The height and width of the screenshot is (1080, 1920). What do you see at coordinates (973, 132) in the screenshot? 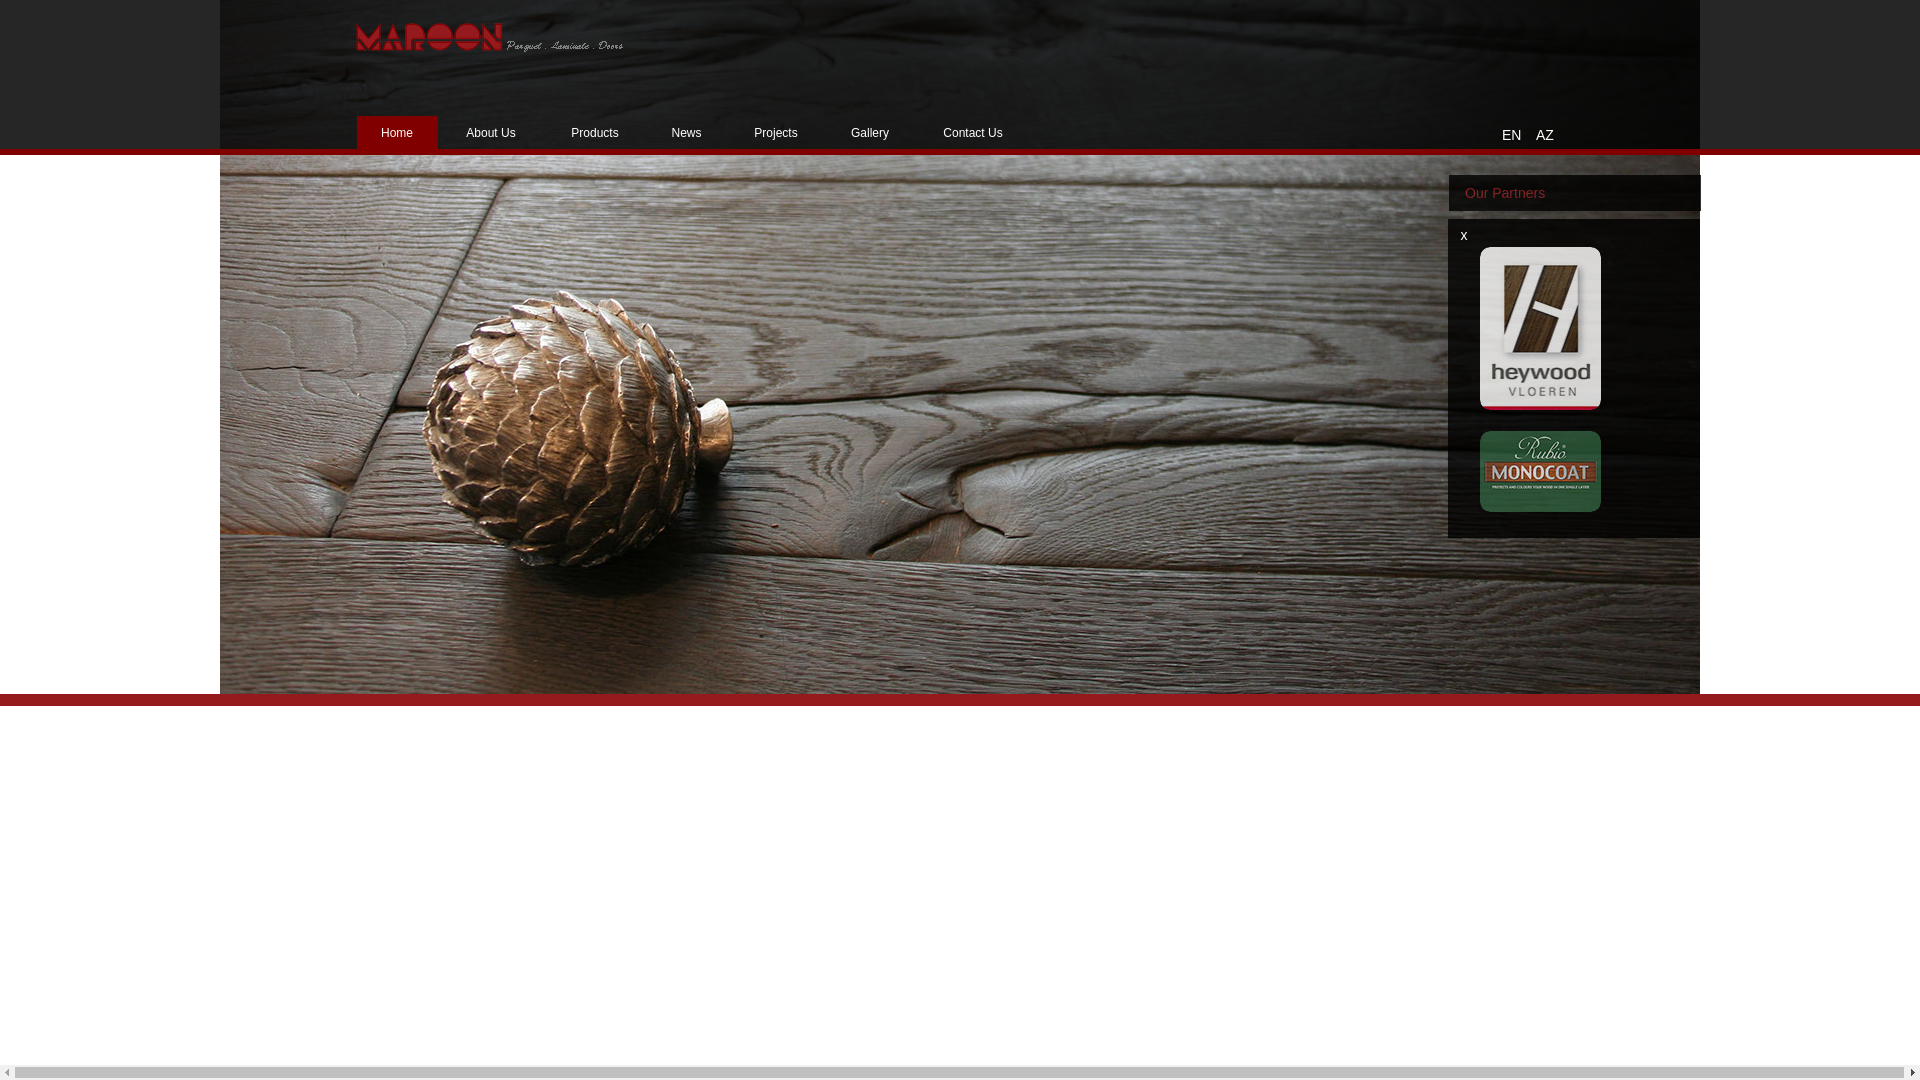
I see `'Contact Us'` at bounding box center [973, 132].